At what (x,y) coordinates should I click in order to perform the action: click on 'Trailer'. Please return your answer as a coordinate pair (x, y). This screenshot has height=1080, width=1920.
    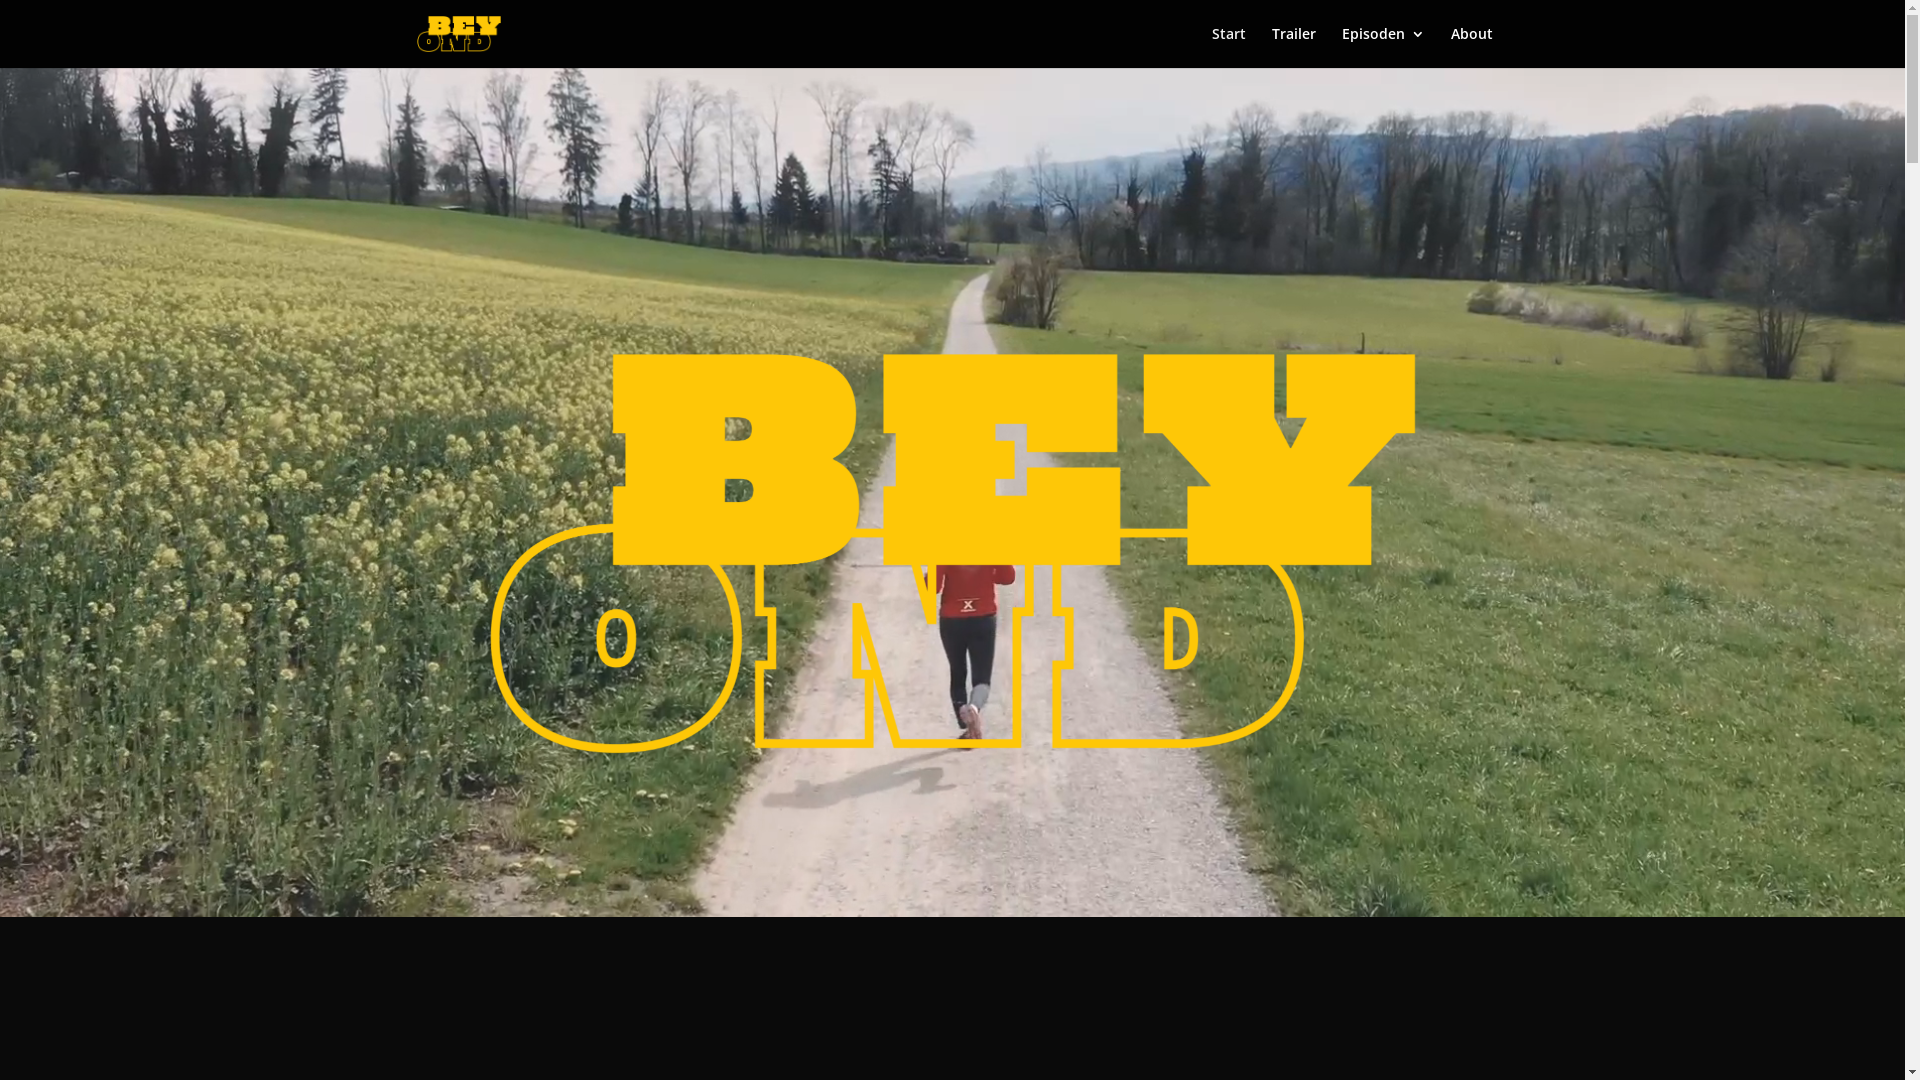
    Looking at the image, I should click on (1271, 46).